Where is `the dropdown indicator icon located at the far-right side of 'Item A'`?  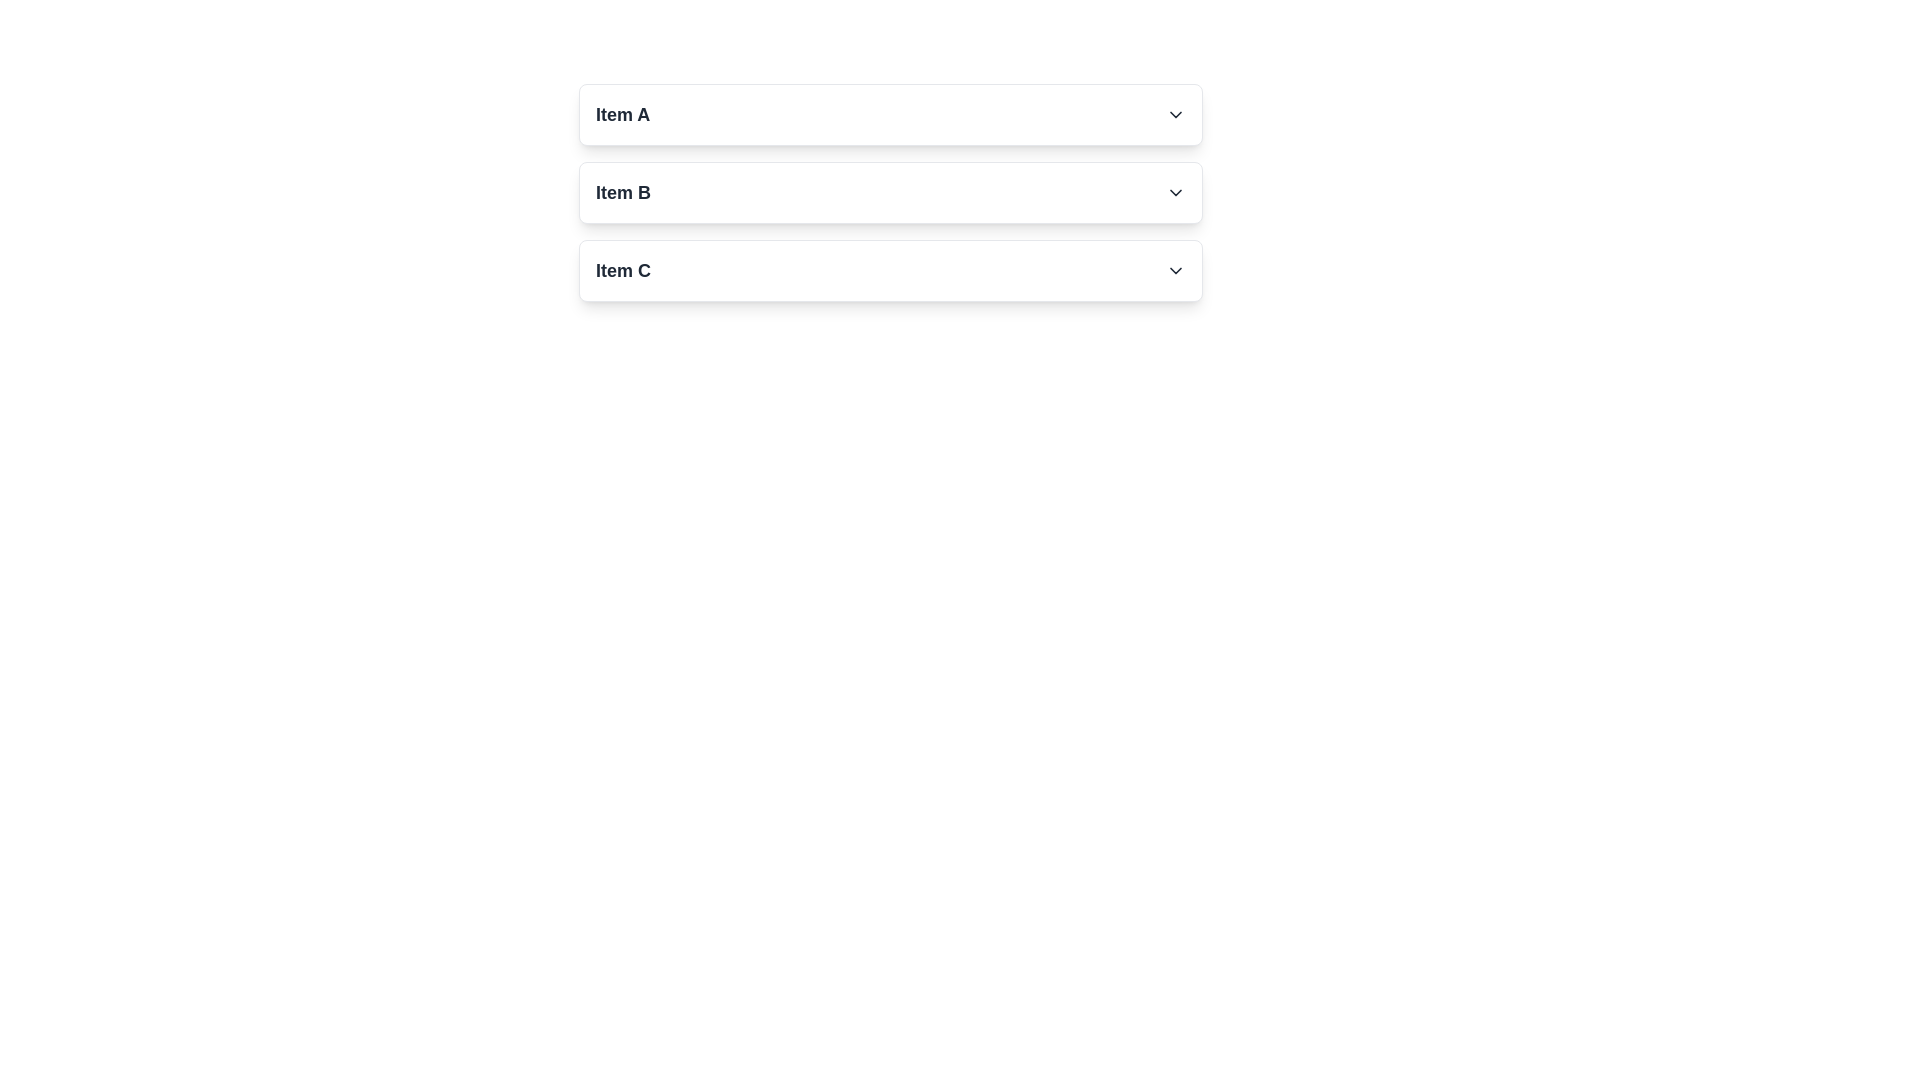 the dropdown indicator icon located at the far-right side of 'Item A' is located at coordinates (1176, 115).